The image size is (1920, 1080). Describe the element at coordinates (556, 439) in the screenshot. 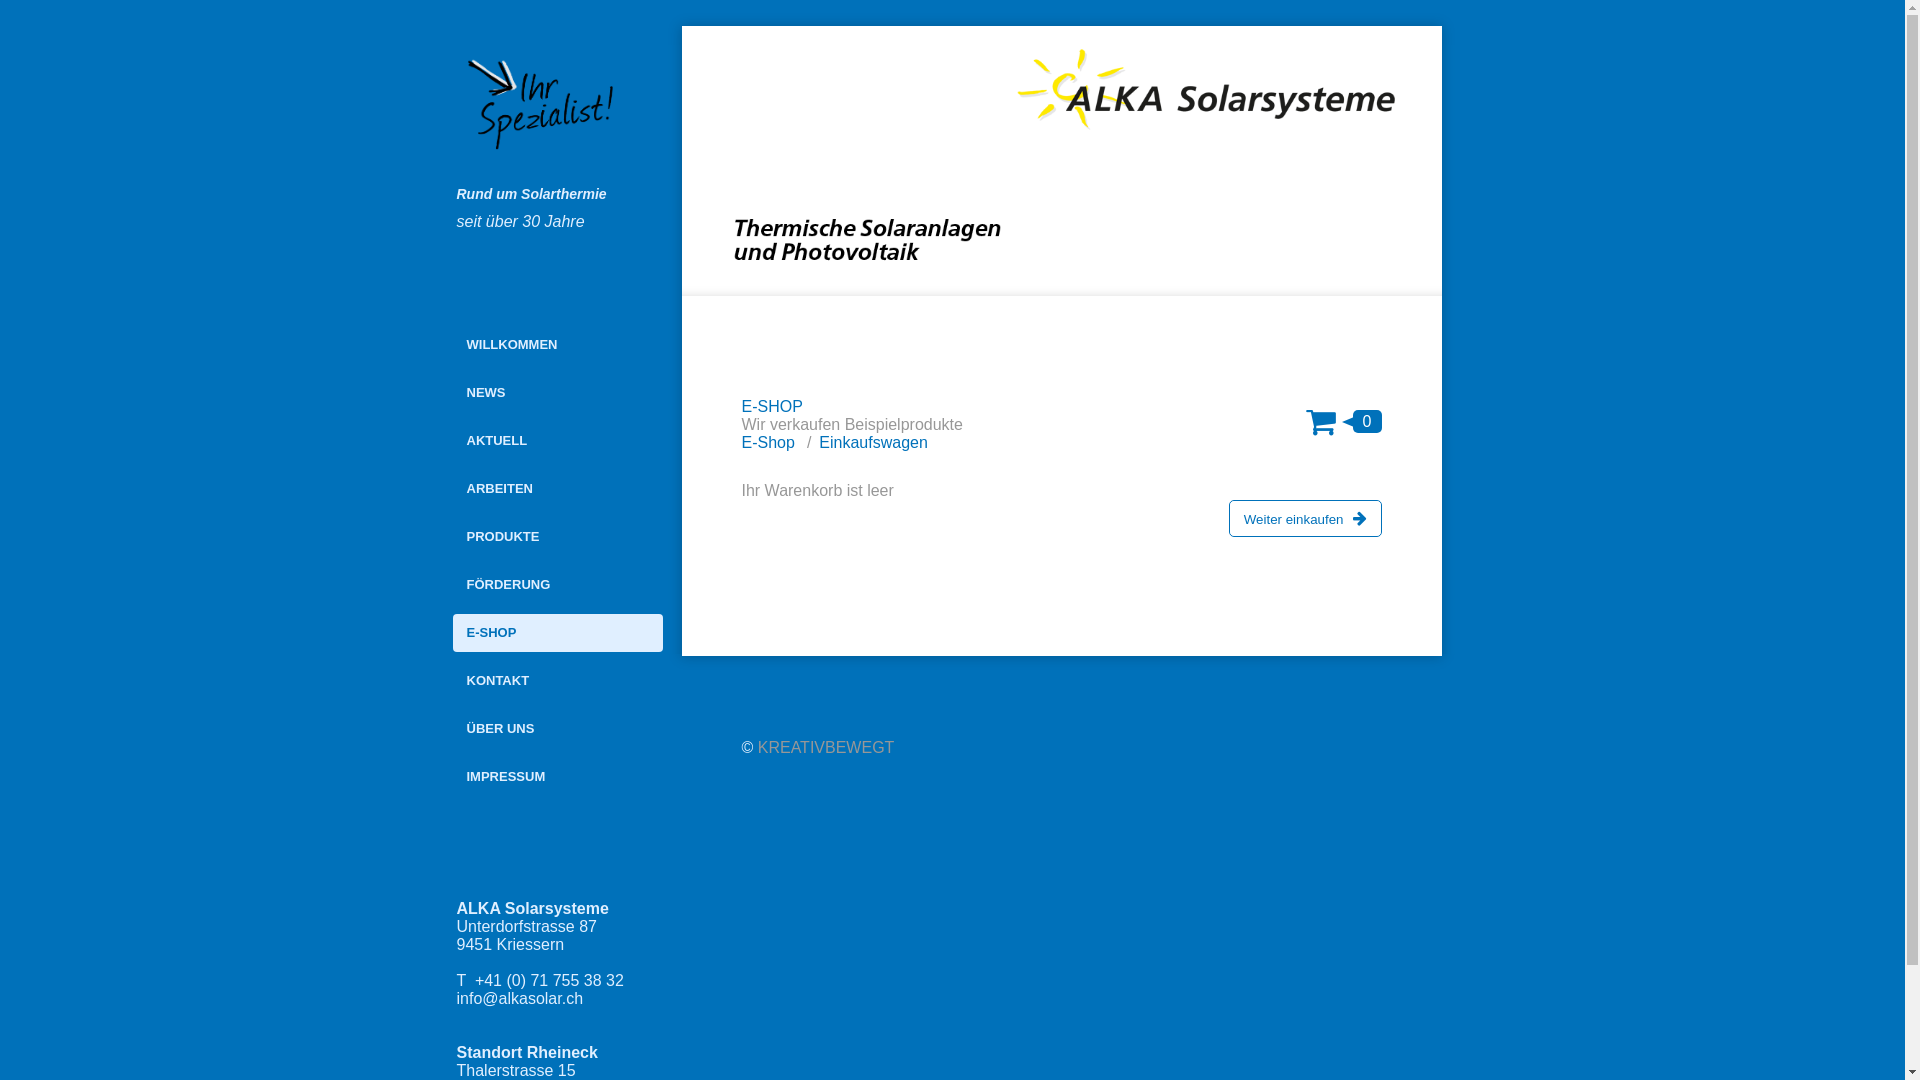

I see `'AKTUELL'` at that location.